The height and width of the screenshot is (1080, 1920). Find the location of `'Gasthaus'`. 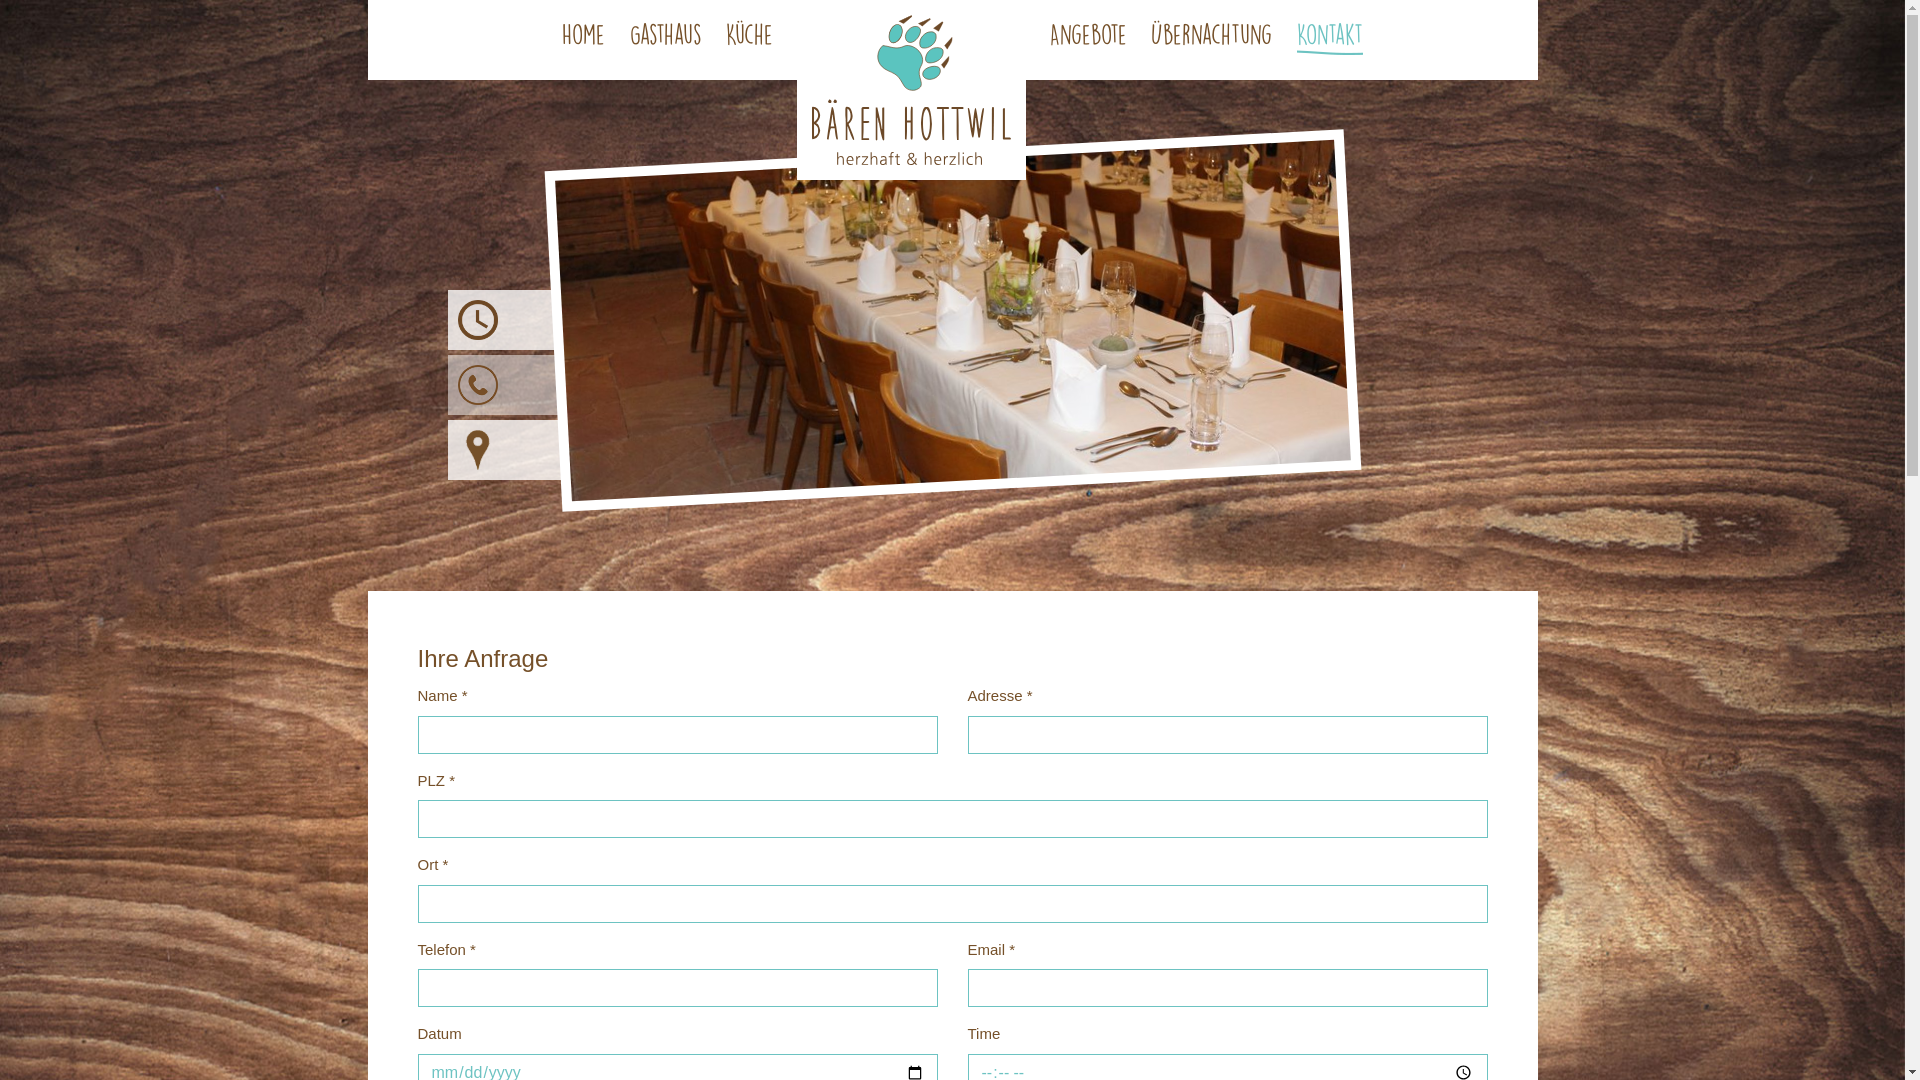

'Gasthaus' is located at coordinates (666, 38).